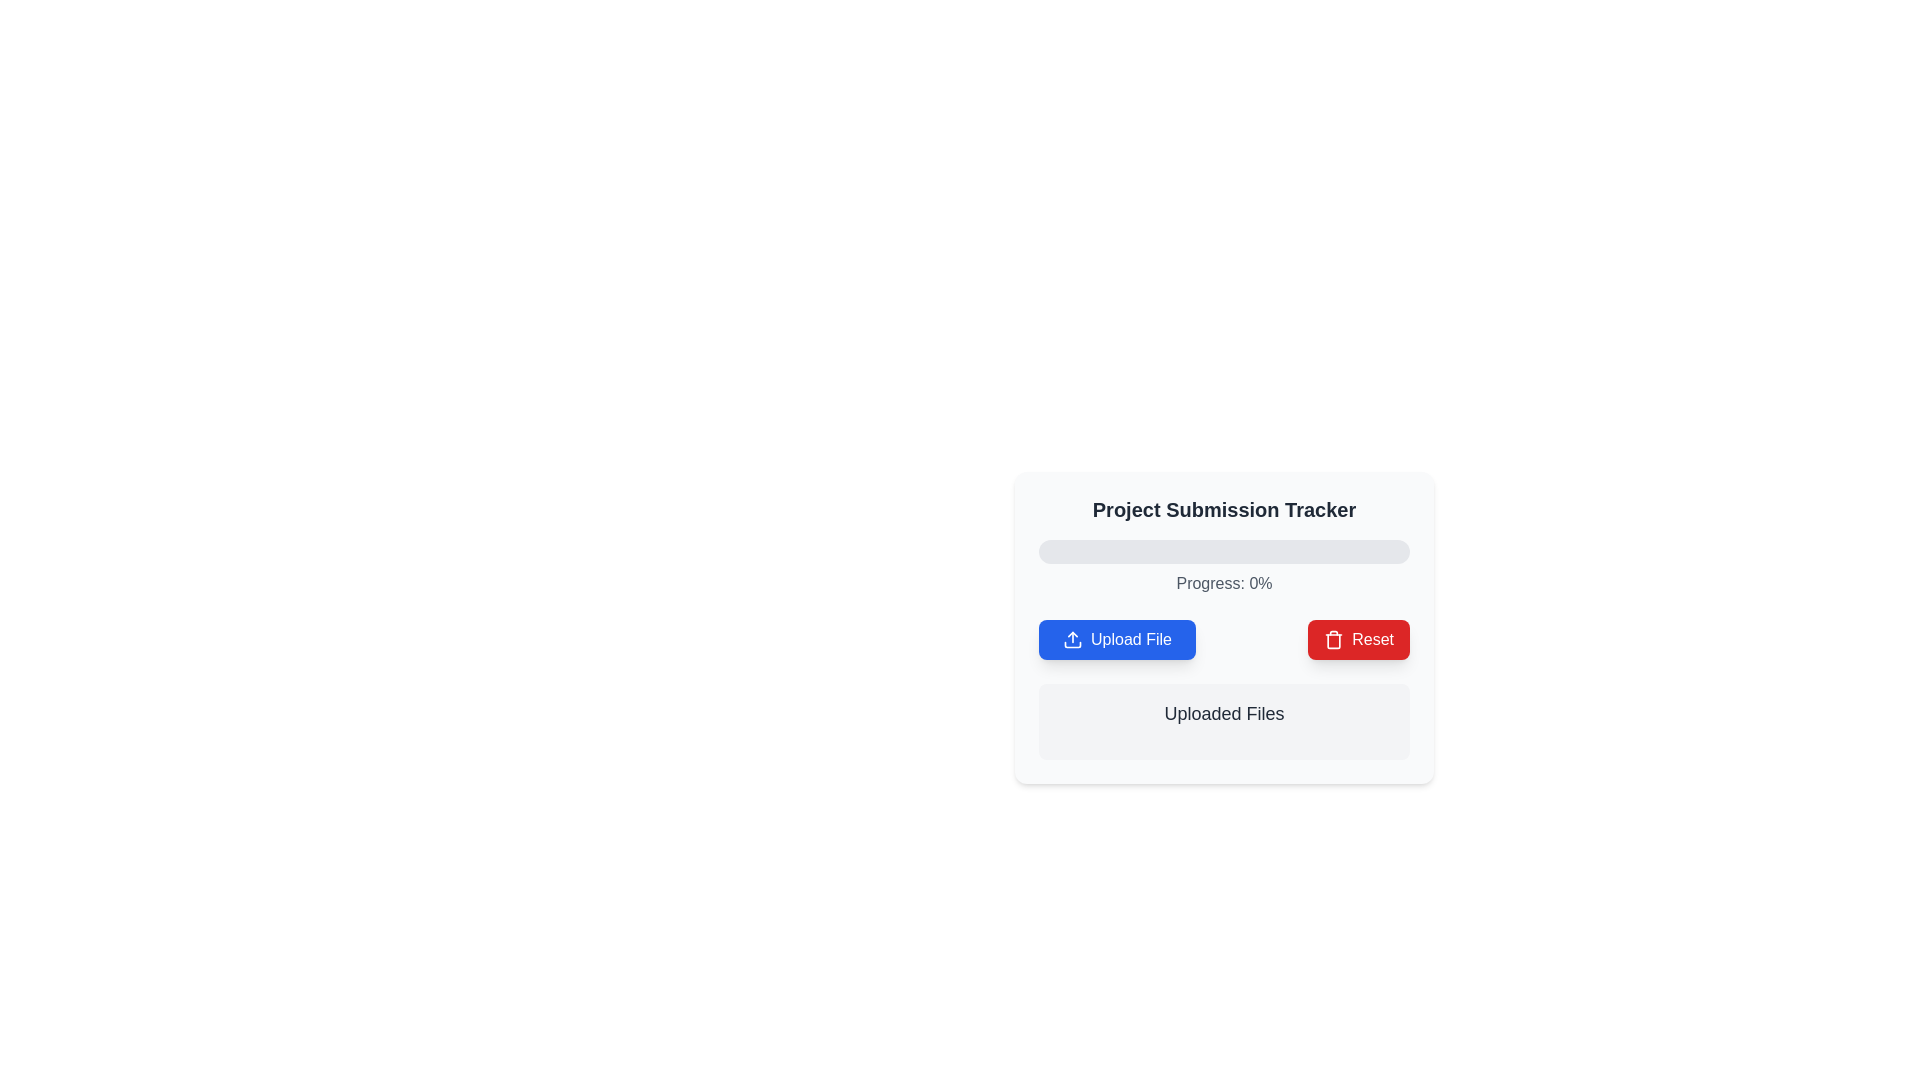  What do you see at coordinates (1223, 712) in the screenshot?
I see `the static text label that serves as a heading for the uploaded files section, located in the lower part of the main interface card` at bounding box center [1223, 712].